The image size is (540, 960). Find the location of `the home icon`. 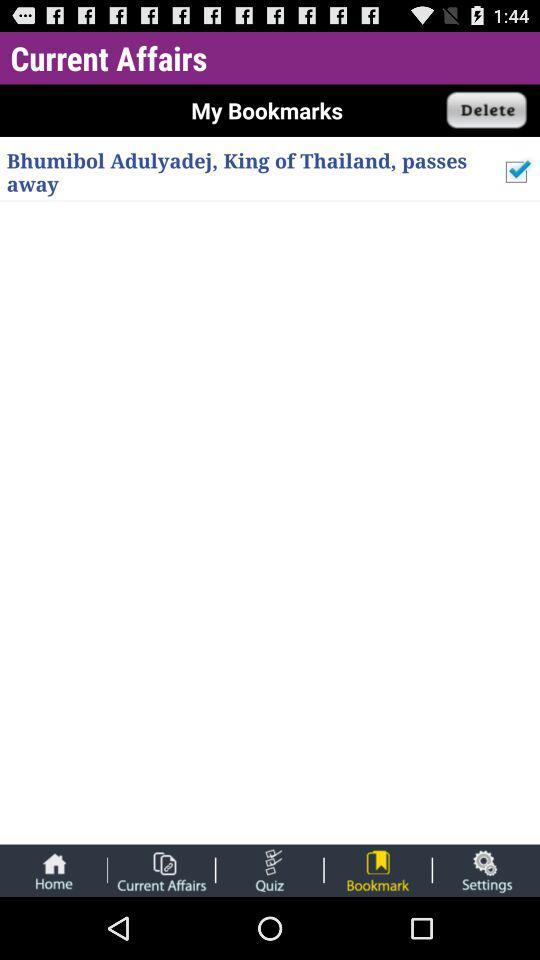

the home icon is located at coordinates (53, 931).